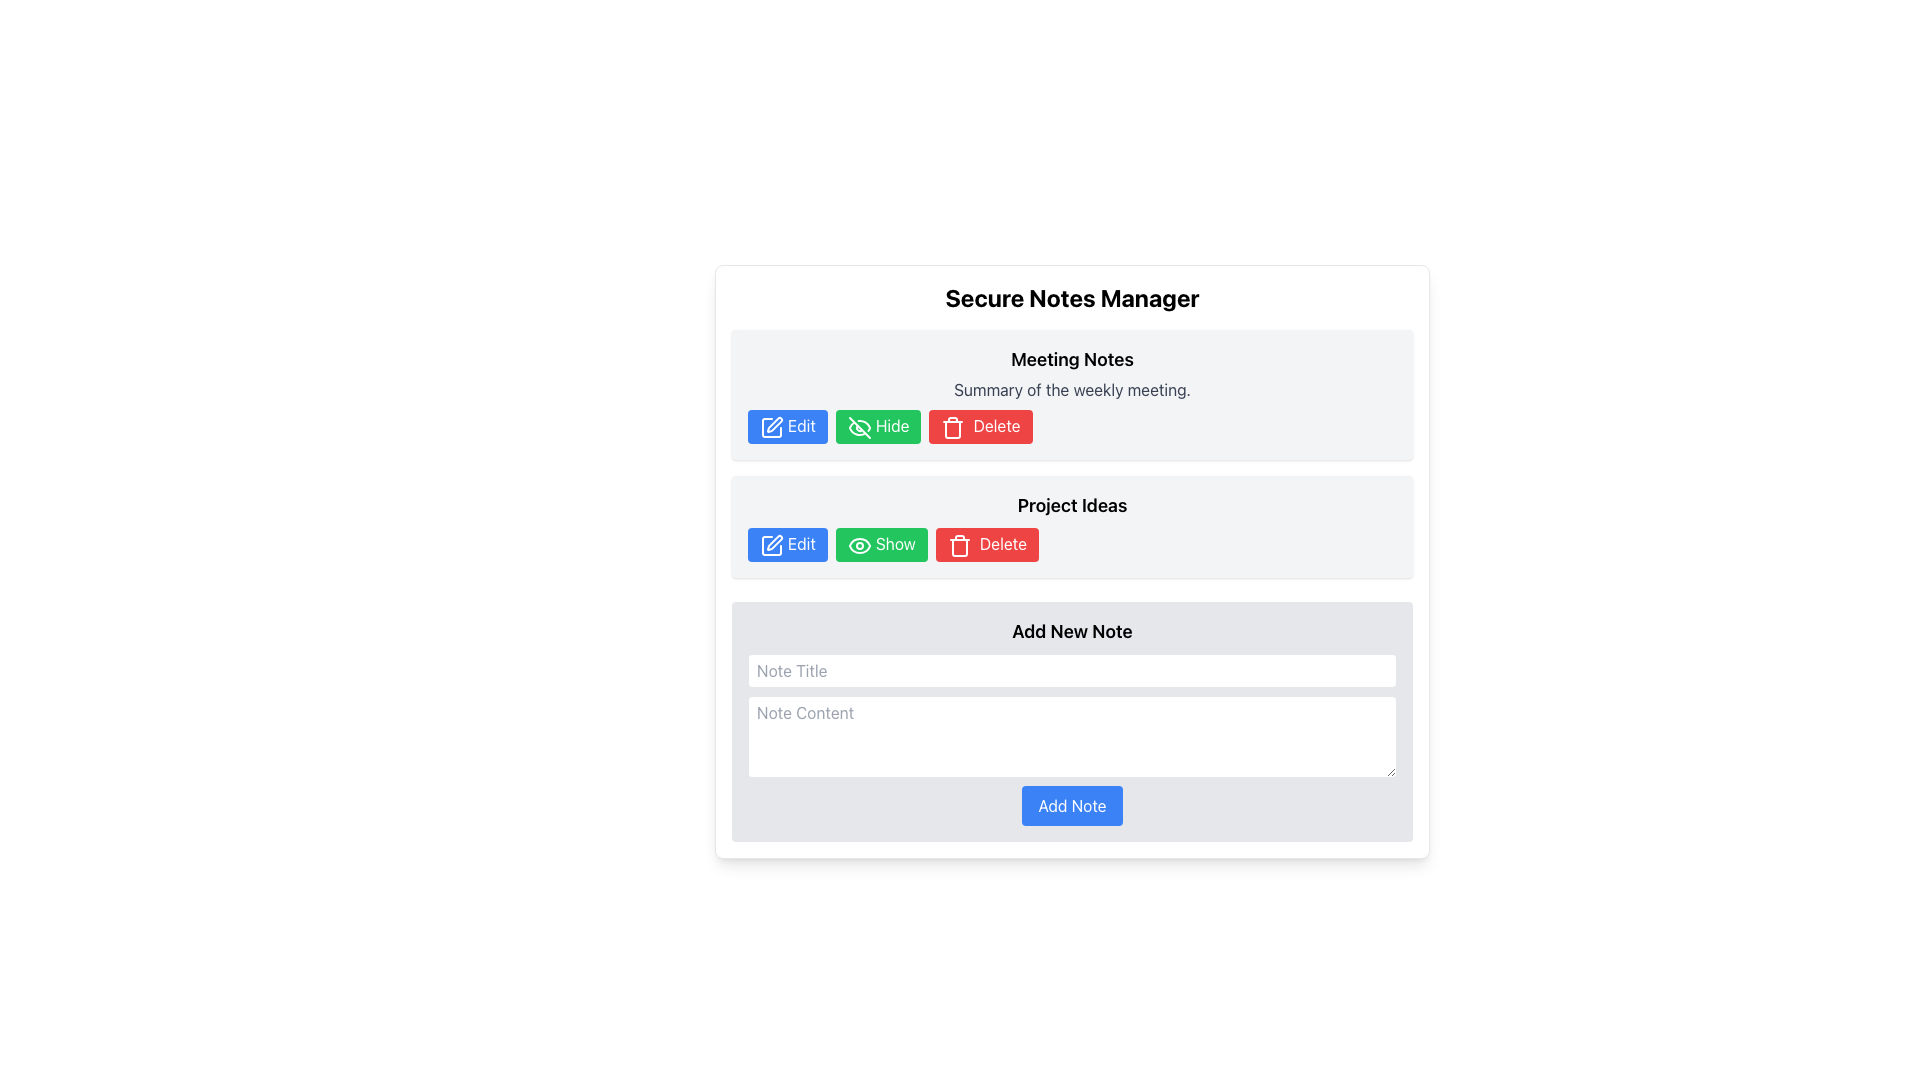  What do you see at coordinates (771, 544) in the screenshot?
I see `the decorative icon graphic that is part of the 'Edit' button located in the 'Project Ideas' section` at bounding box center [771, 544].